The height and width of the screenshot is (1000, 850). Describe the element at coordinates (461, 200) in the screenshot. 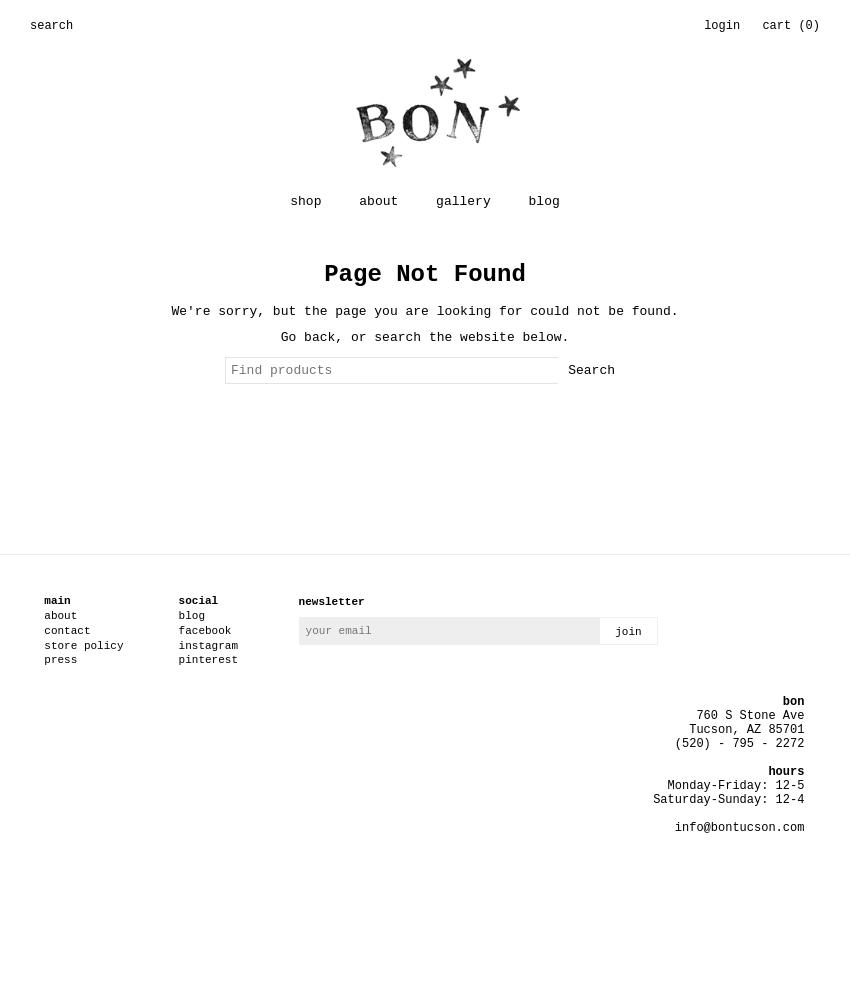

I see `'gallery'` at that location.